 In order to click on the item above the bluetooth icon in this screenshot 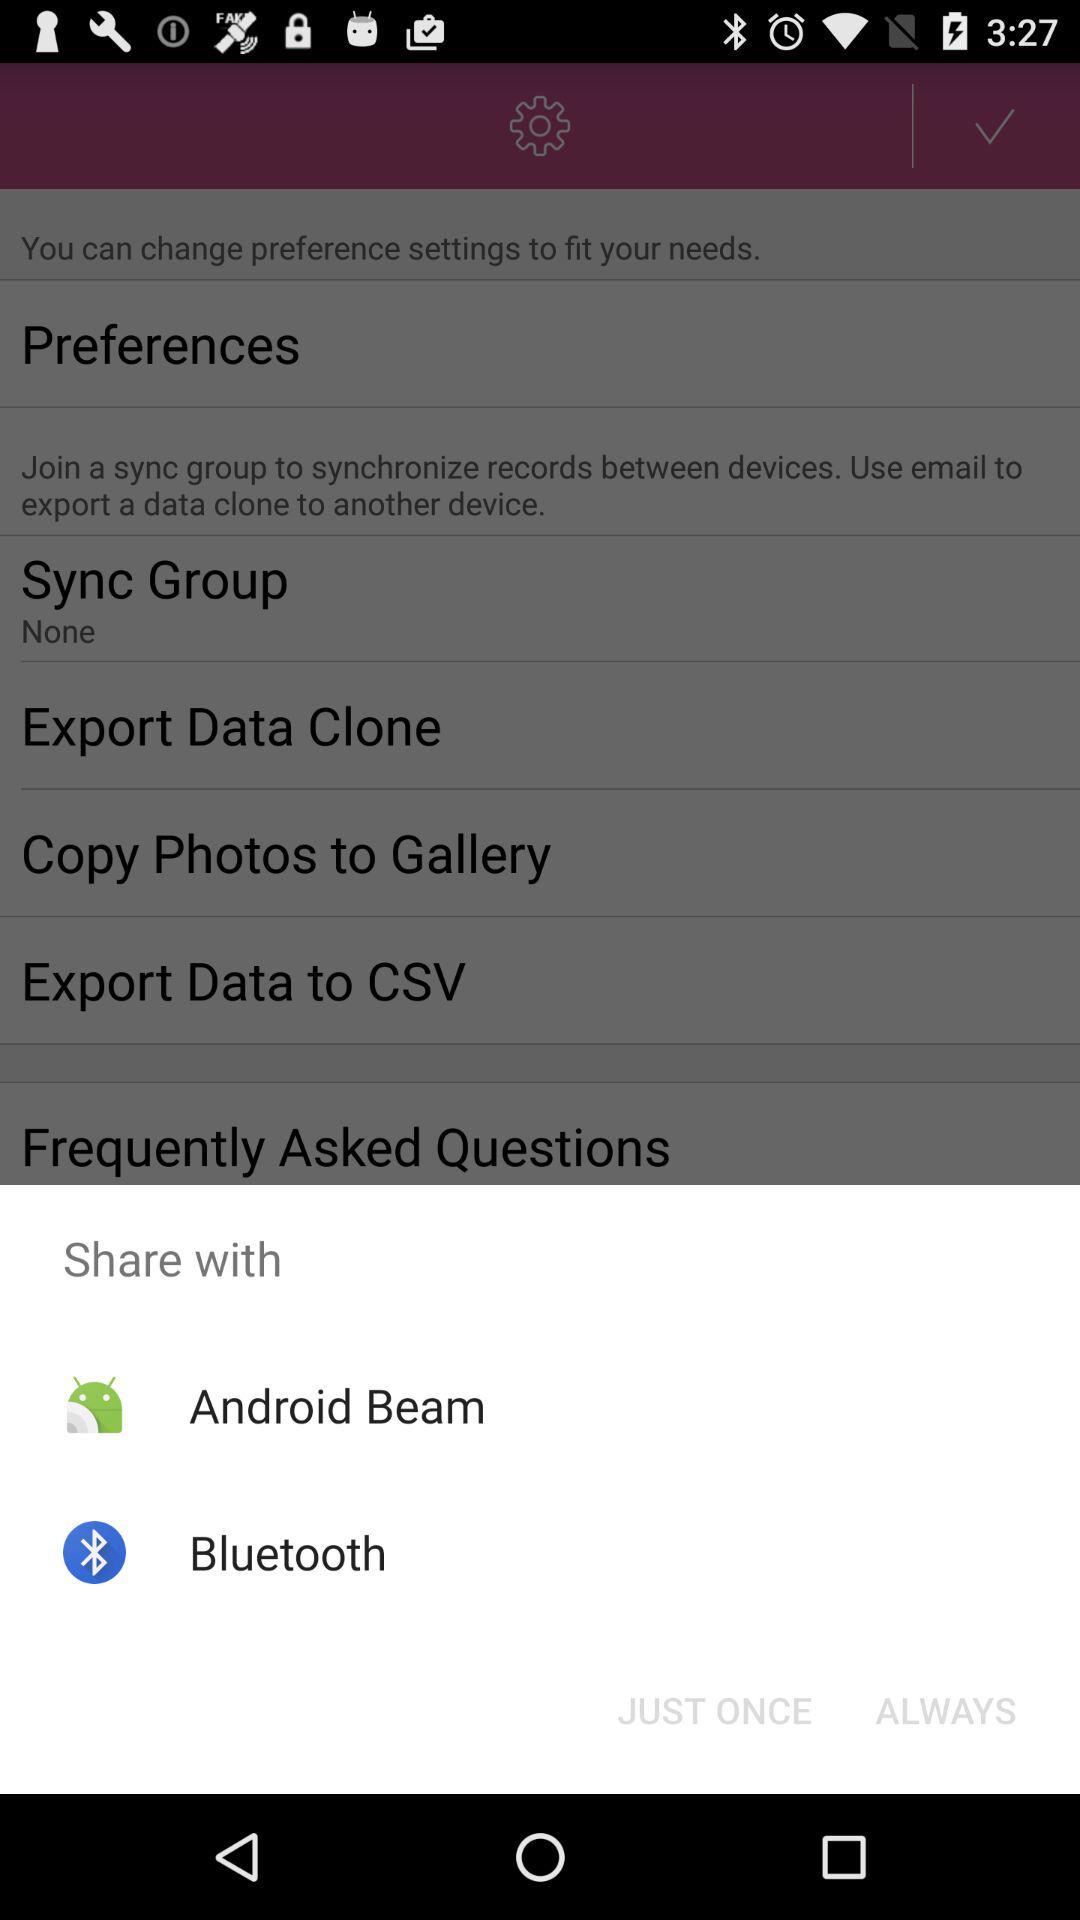, I will do `click(336, 1404)`.